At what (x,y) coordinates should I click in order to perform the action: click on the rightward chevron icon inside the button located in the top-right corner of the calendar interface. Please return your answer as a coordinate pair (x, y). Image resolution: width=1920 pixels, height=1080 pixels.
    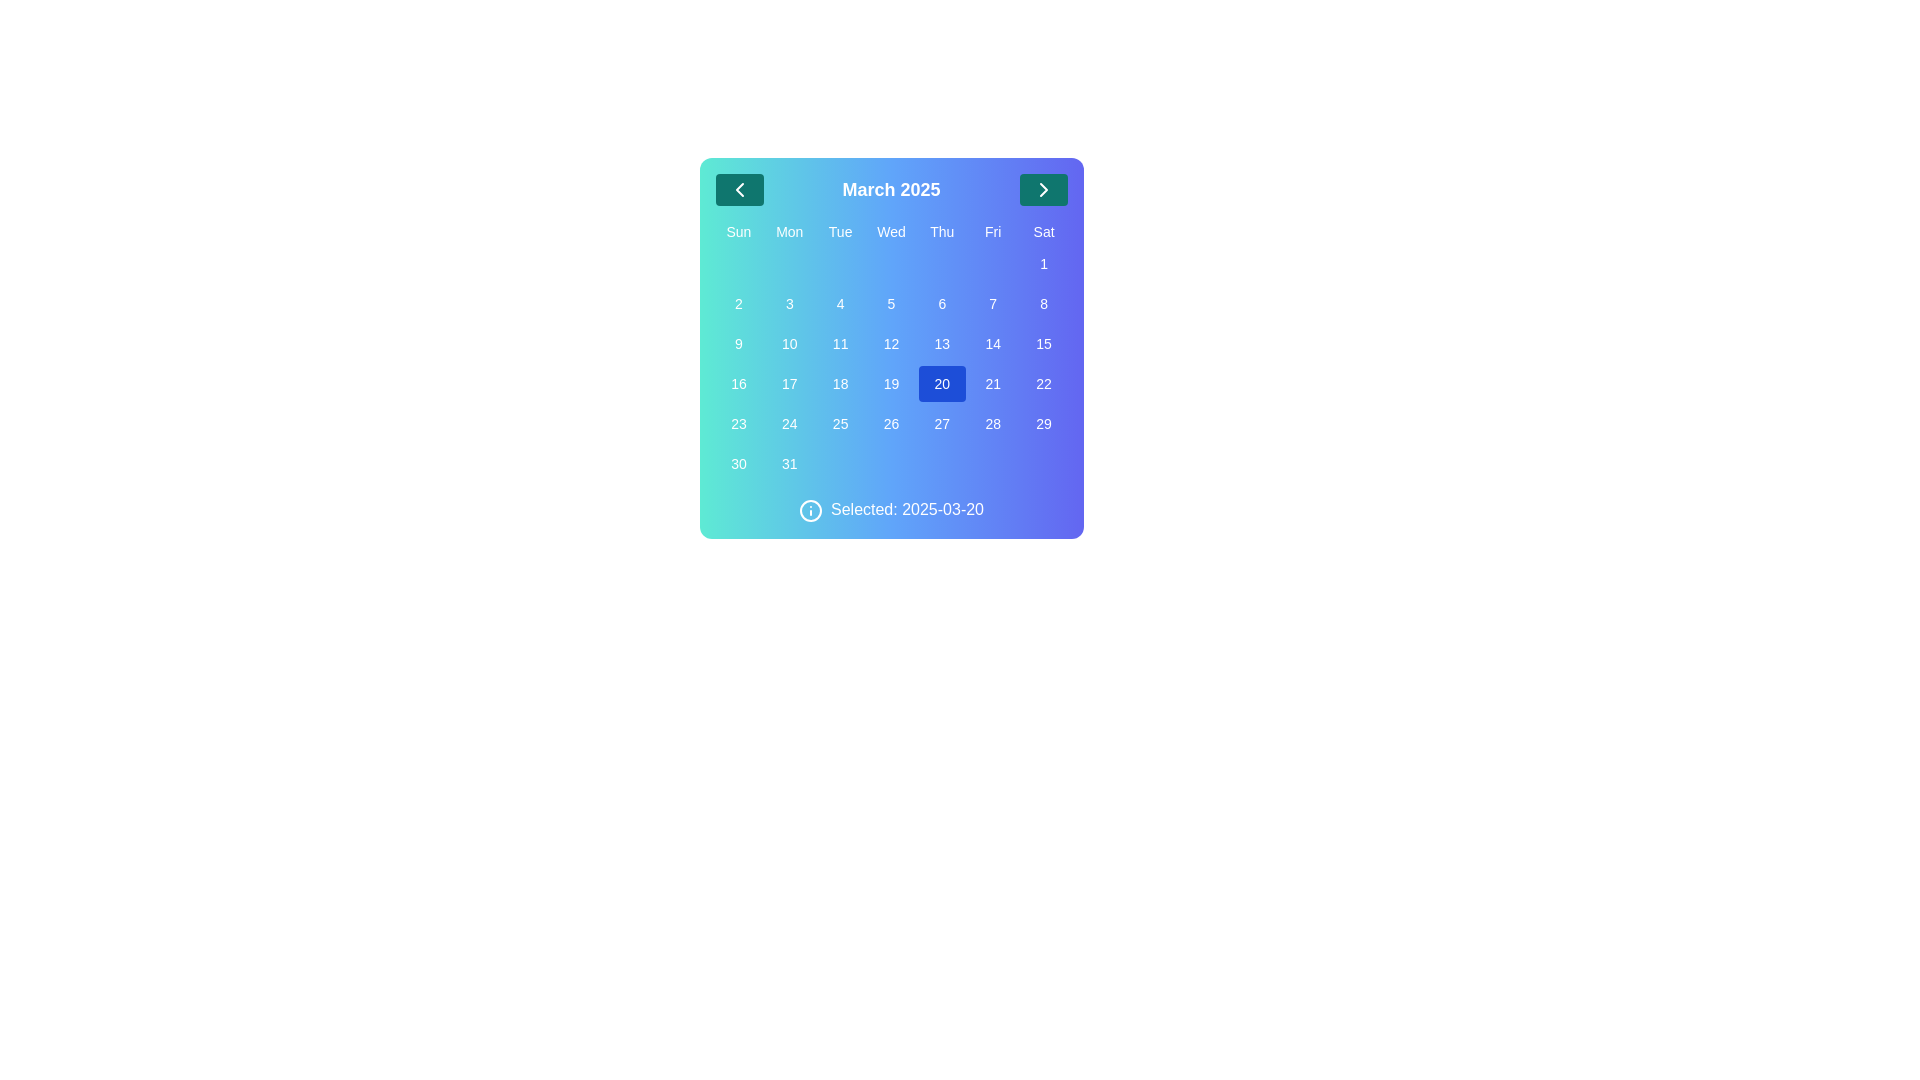
    Looking at the image, I should click on (1042, 189).